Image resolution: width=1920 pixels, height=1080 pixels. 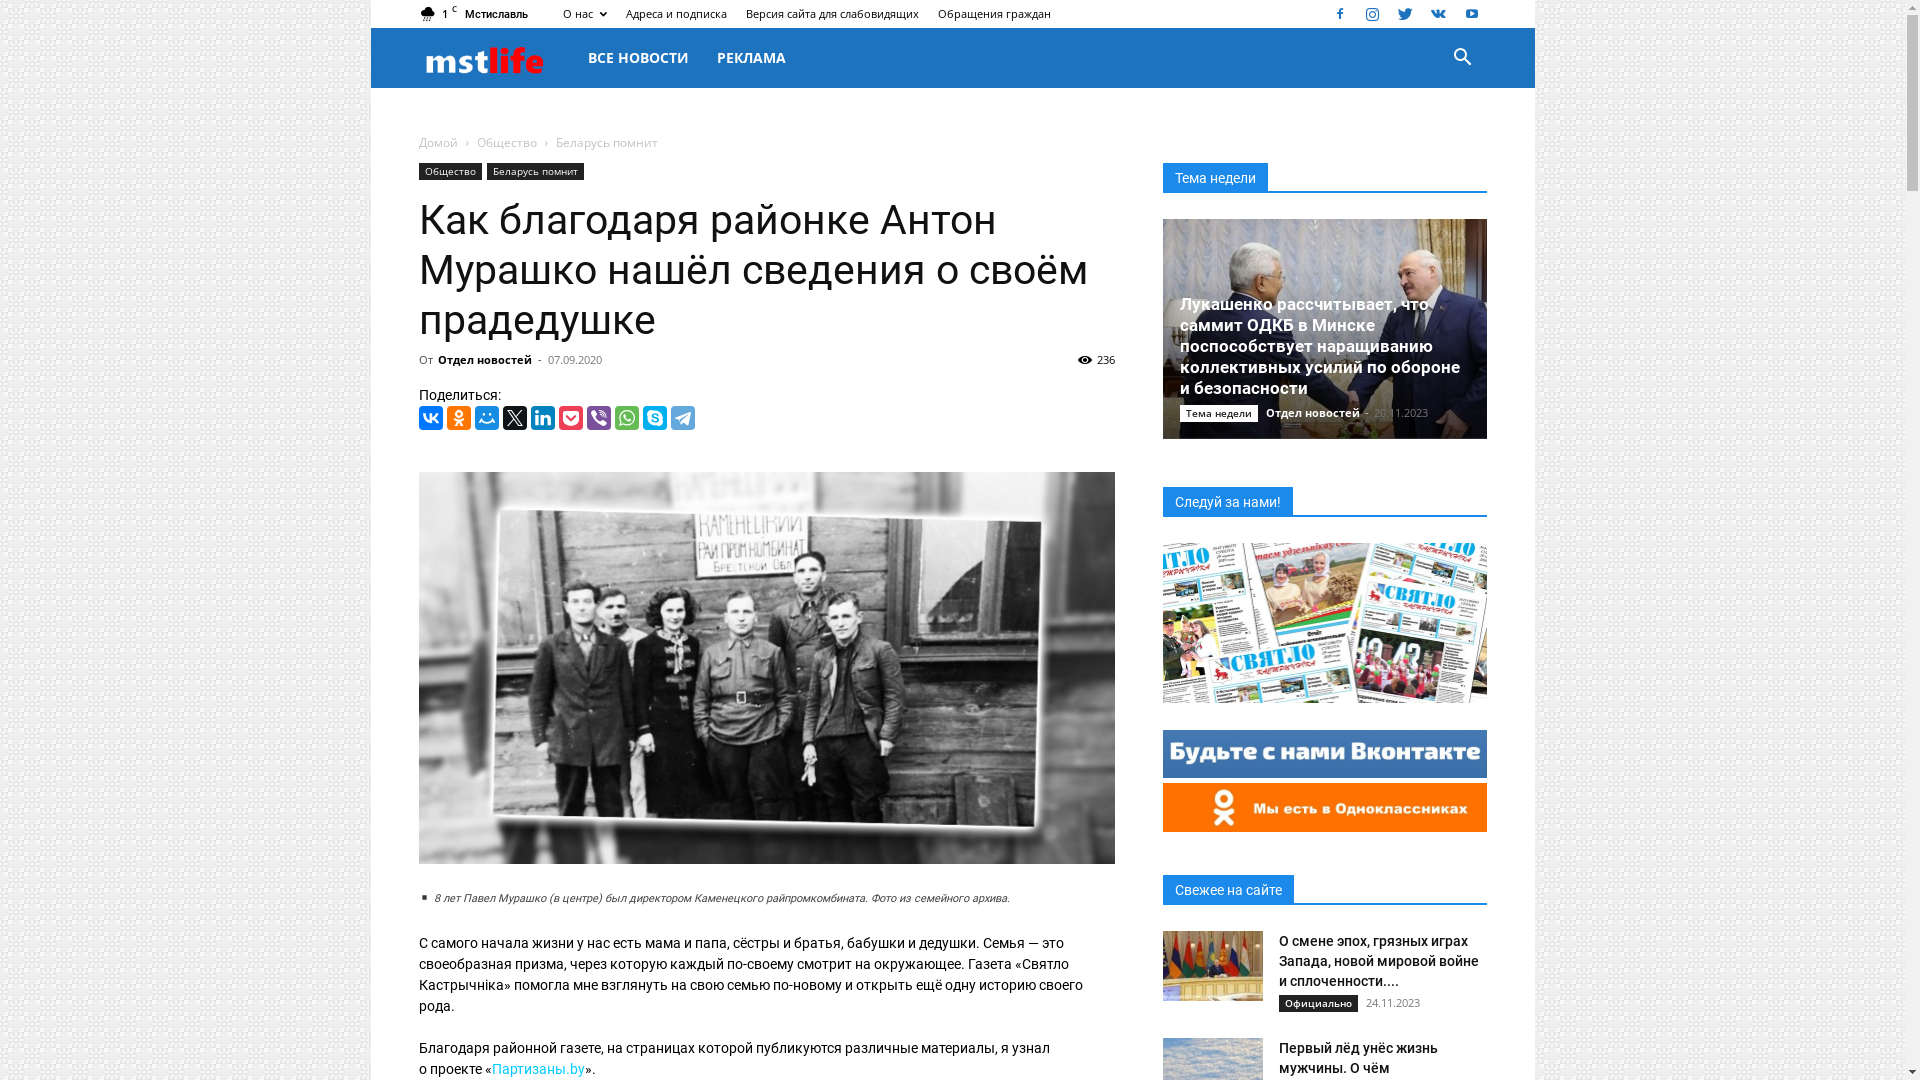 I want to click on 'Viber', so click(x=584, y=416).